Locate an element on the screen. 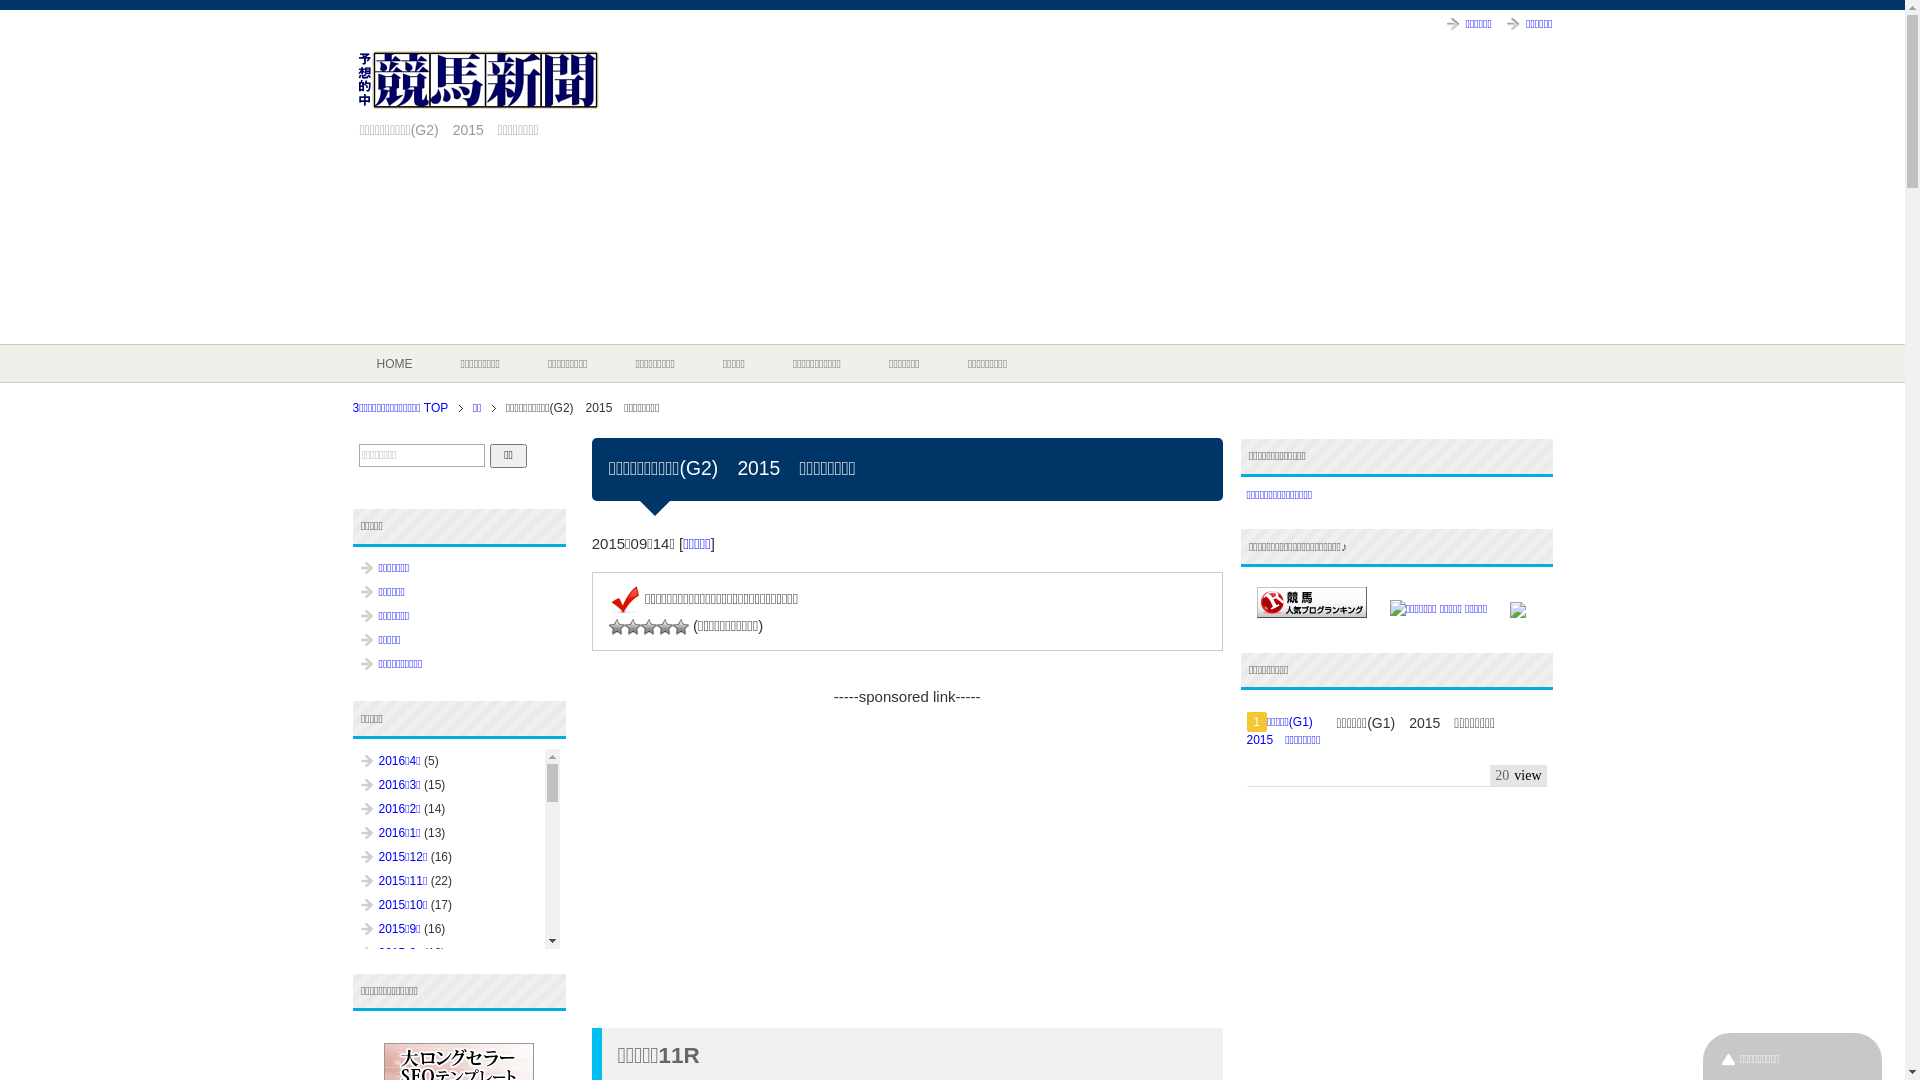 The image size is (1920, 1080). 'HOME' is located at coordinates (393, 363).